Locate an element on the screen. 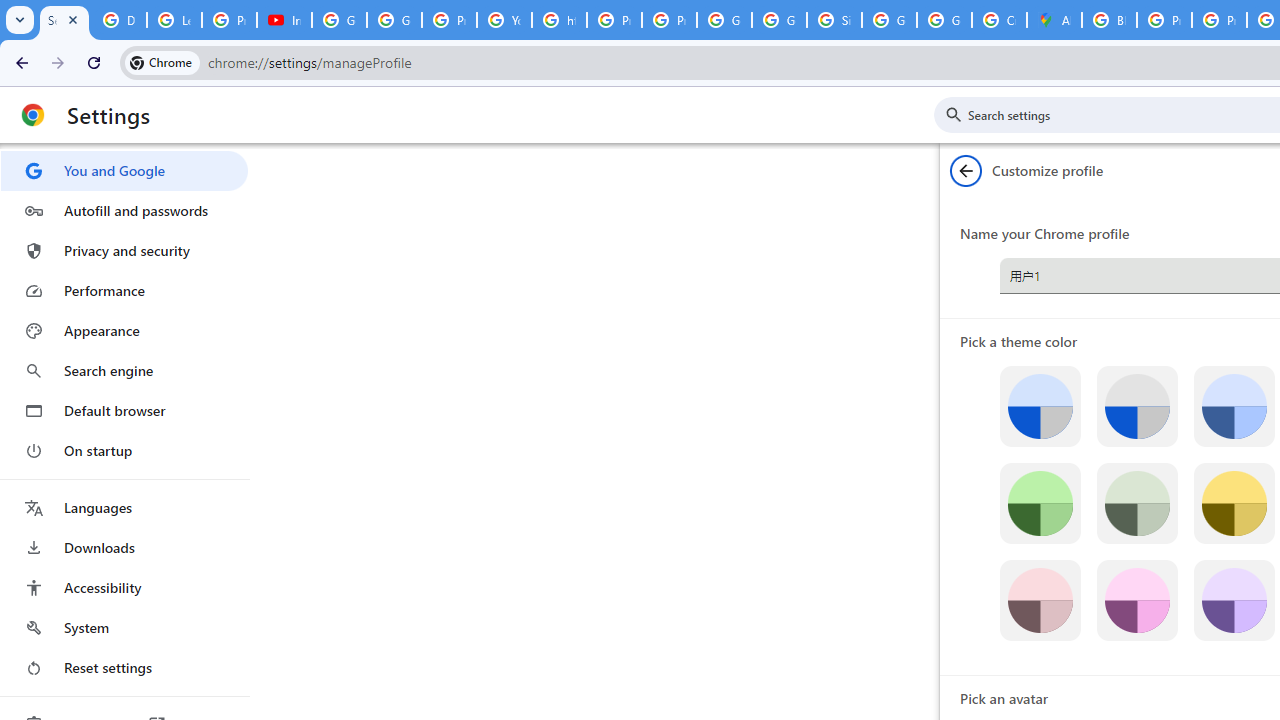  'Search engine' is located at coordinates (123, 371).